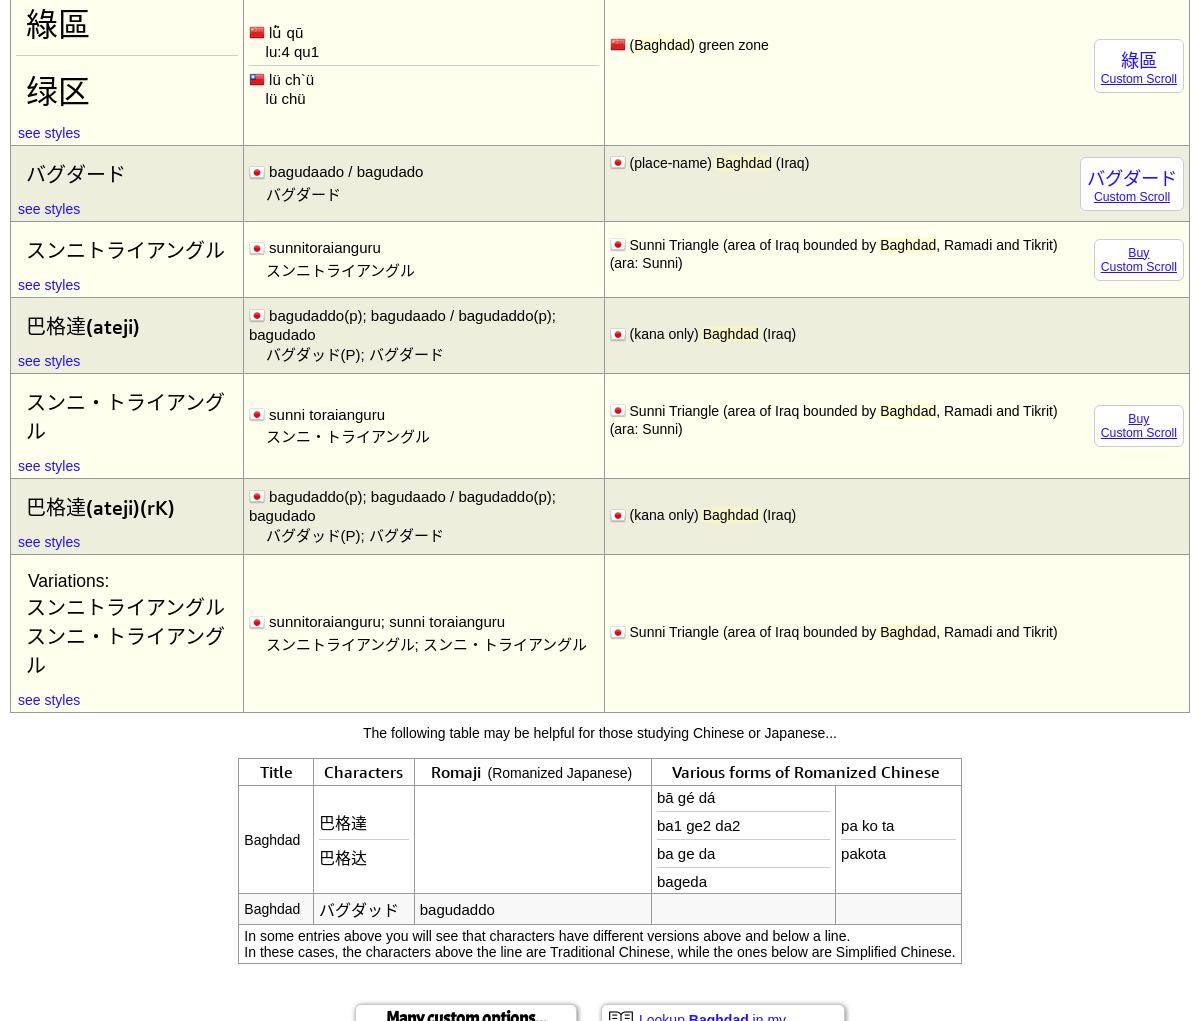 The width and height of the screenshot is (1200, 1021). Describe the element at coordinates (698, 824) in the screenshot. I see `'ba1 ge2 da2'` at that location.